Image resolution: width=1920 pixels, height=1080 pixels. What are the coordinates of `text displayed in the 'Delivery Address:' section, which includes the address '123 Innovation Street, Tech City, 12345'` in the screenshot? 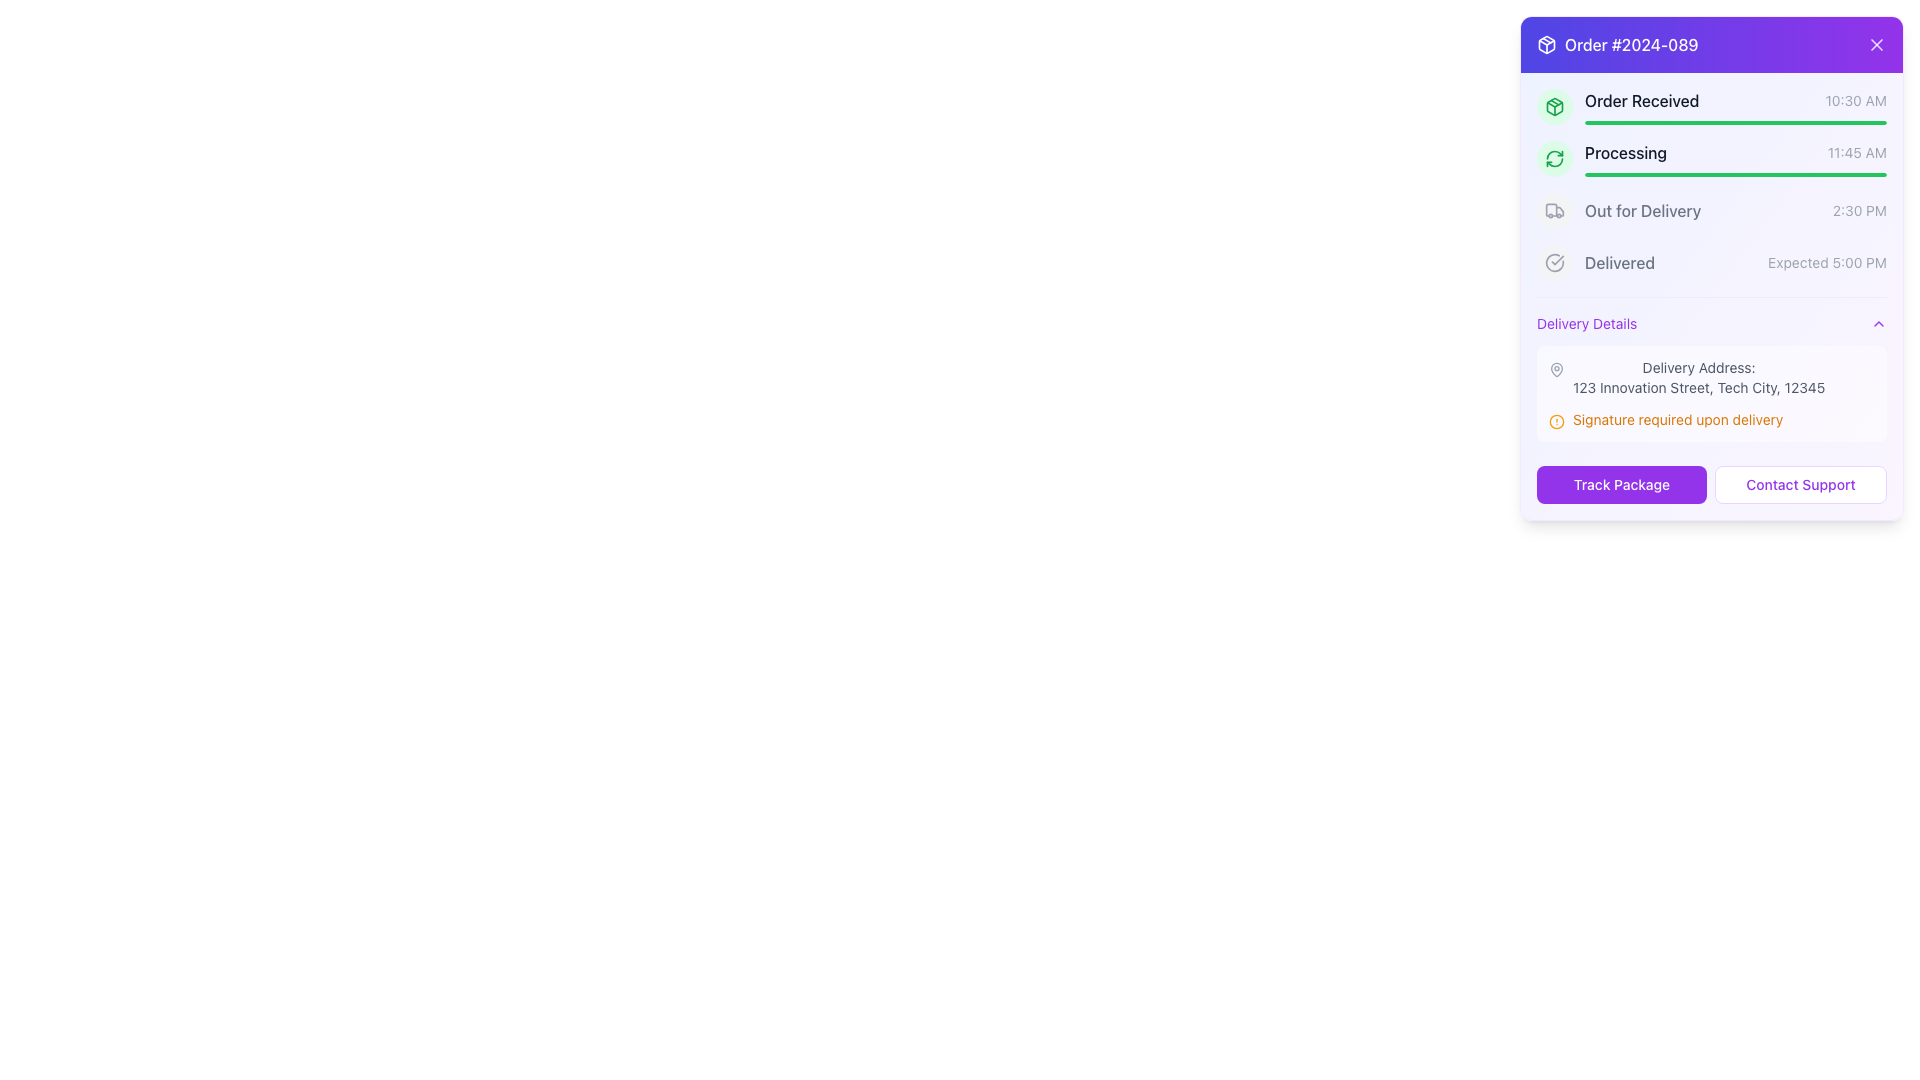 It's located at (1698, 378).